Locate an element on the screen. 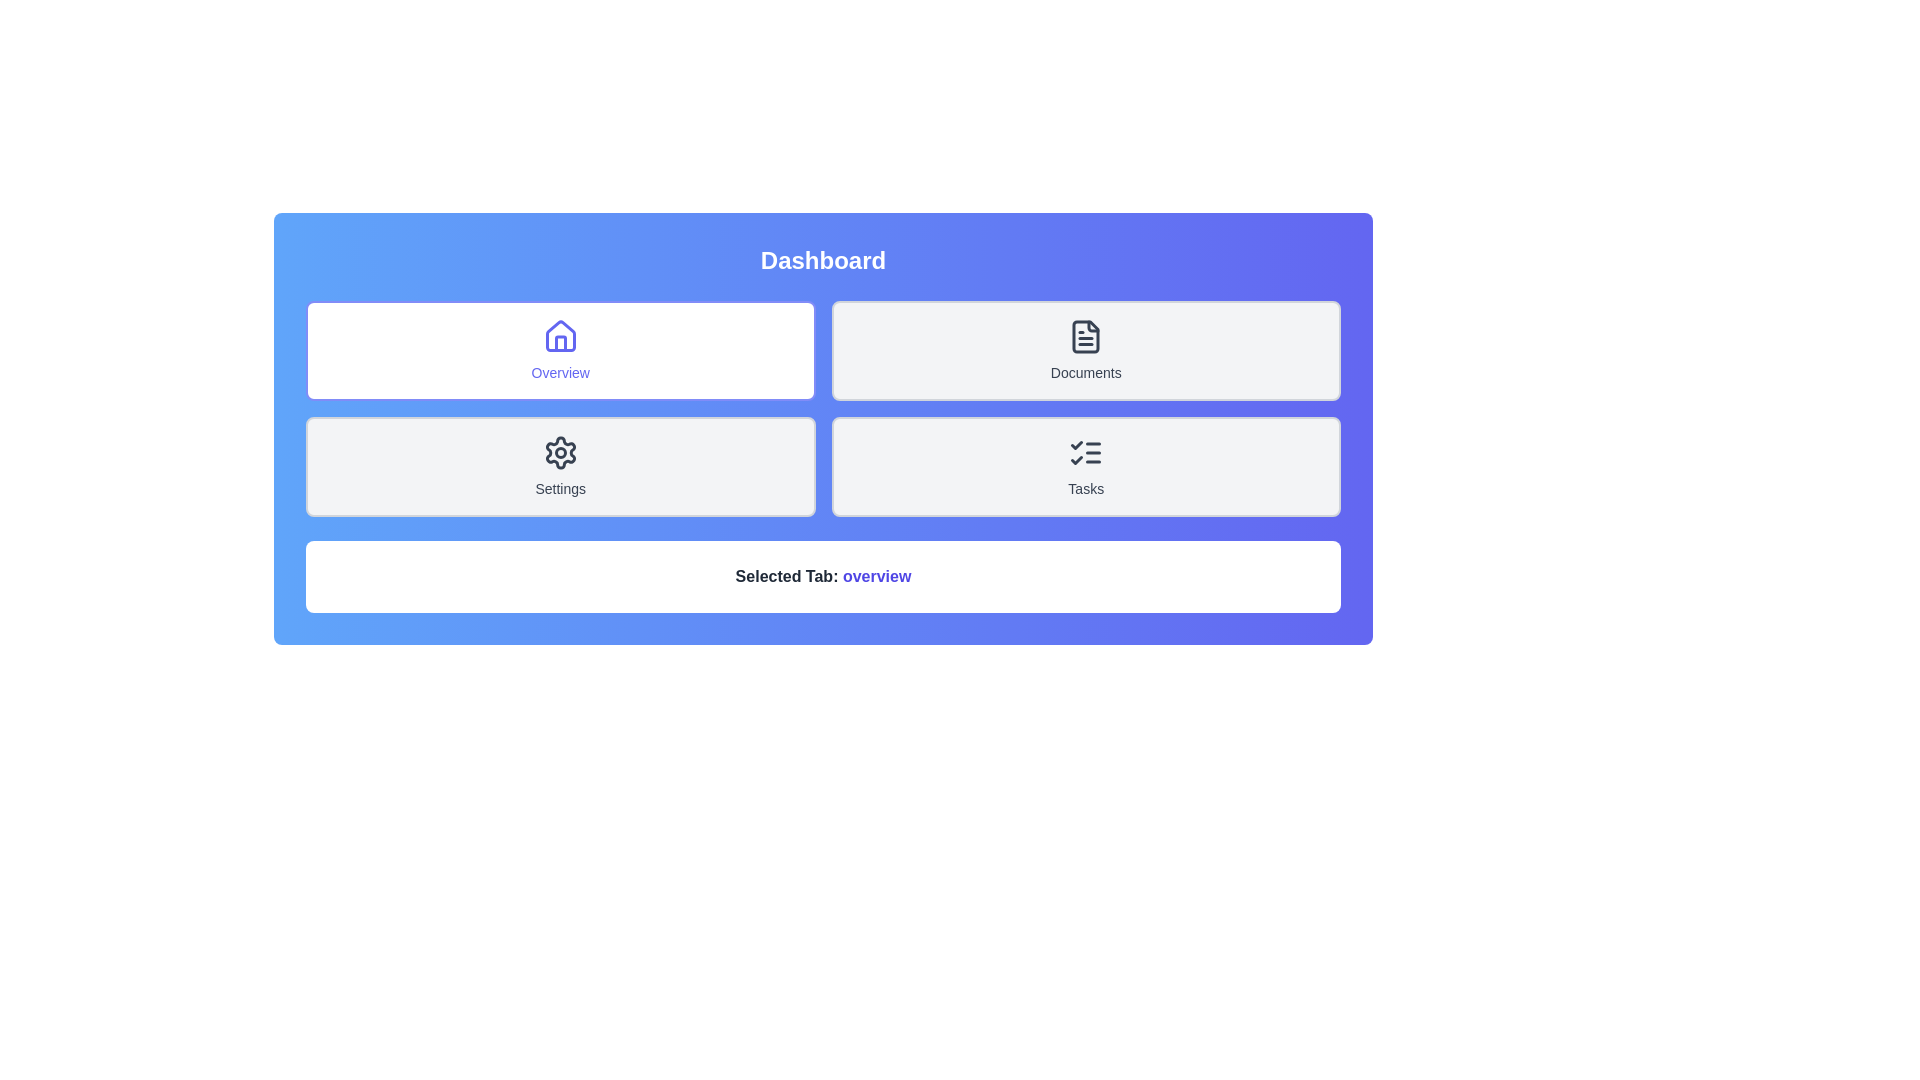  the Settings button located in the left column of the second row of the grid layout, positioned below the Overview button and to the left of the Tasks button is located at coordinates (560, 466).